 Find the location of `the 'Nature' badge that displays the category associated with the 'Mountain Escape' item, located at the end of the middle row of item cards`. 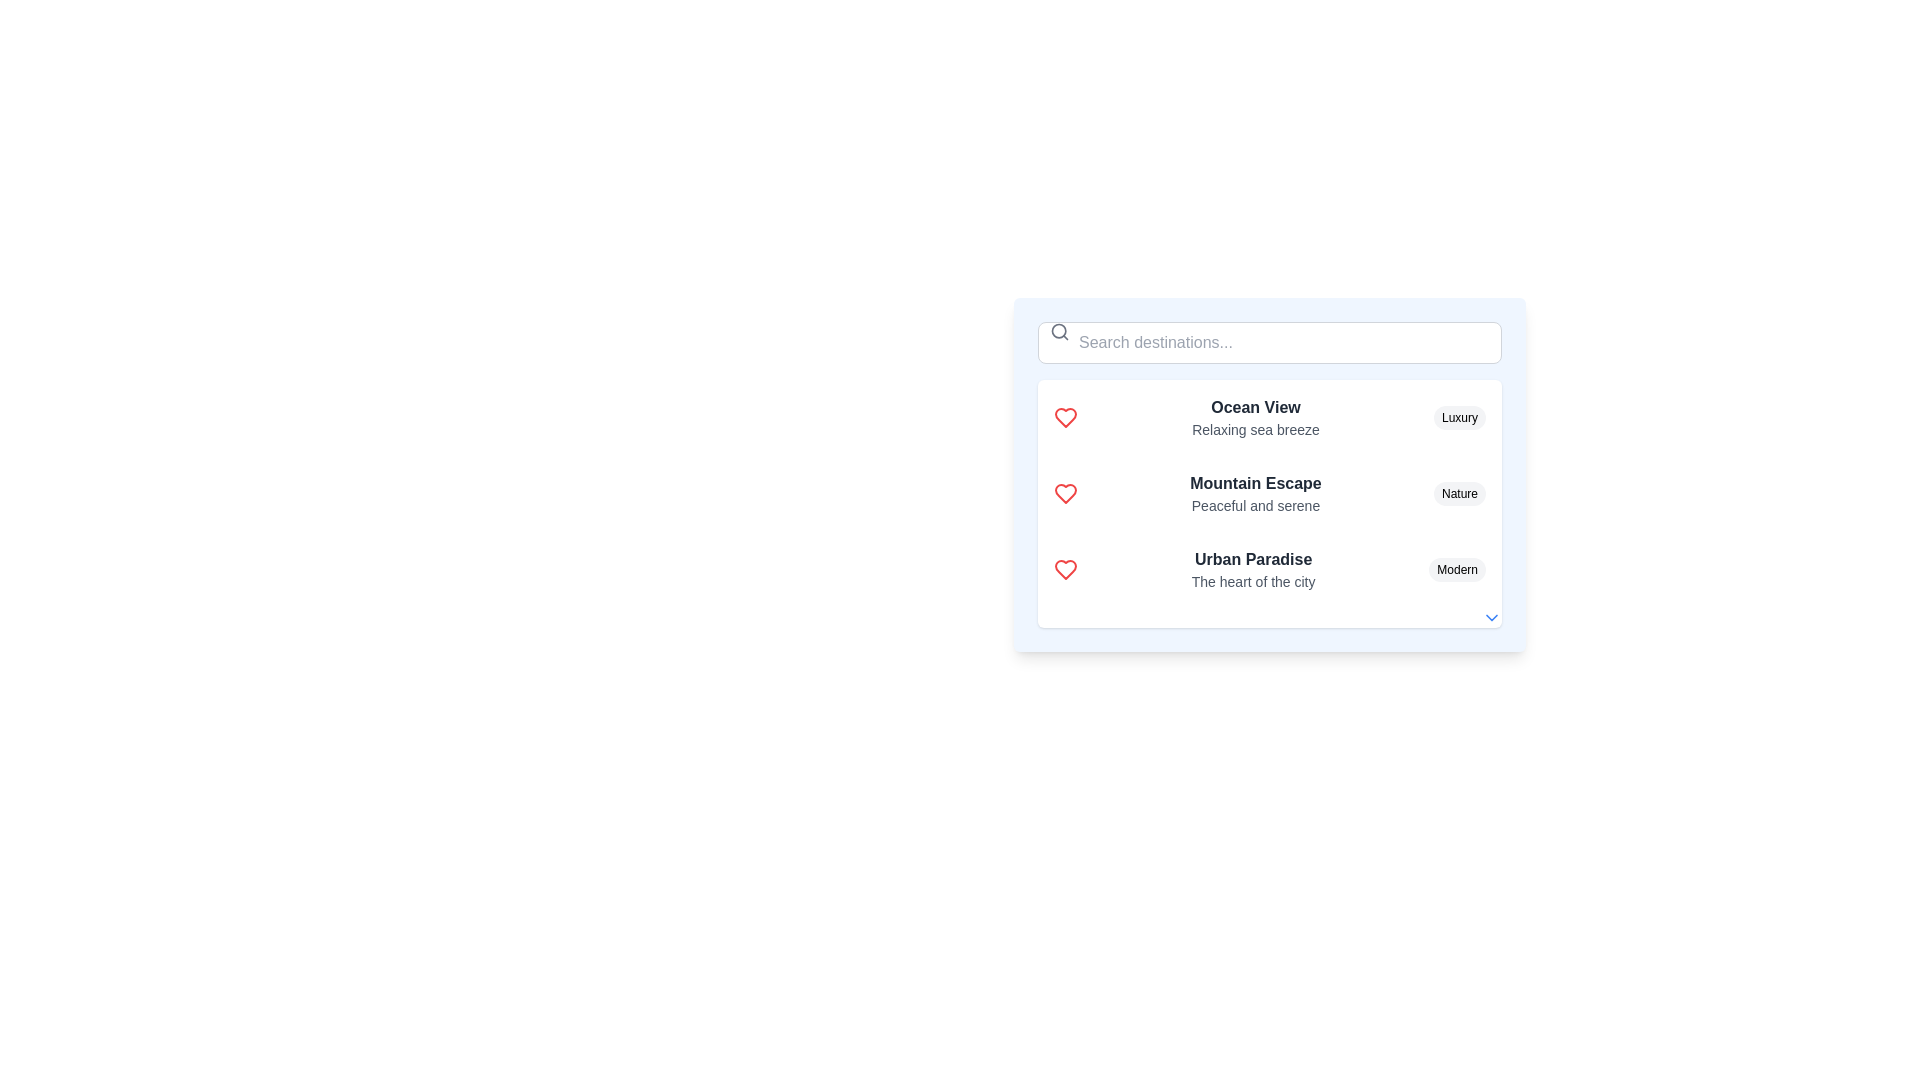

the 'Nature' badge that displays the category associated with the 'Mountain Escape' item, located at the end of the middle row of item cards is located at coordinates (1459, 493).